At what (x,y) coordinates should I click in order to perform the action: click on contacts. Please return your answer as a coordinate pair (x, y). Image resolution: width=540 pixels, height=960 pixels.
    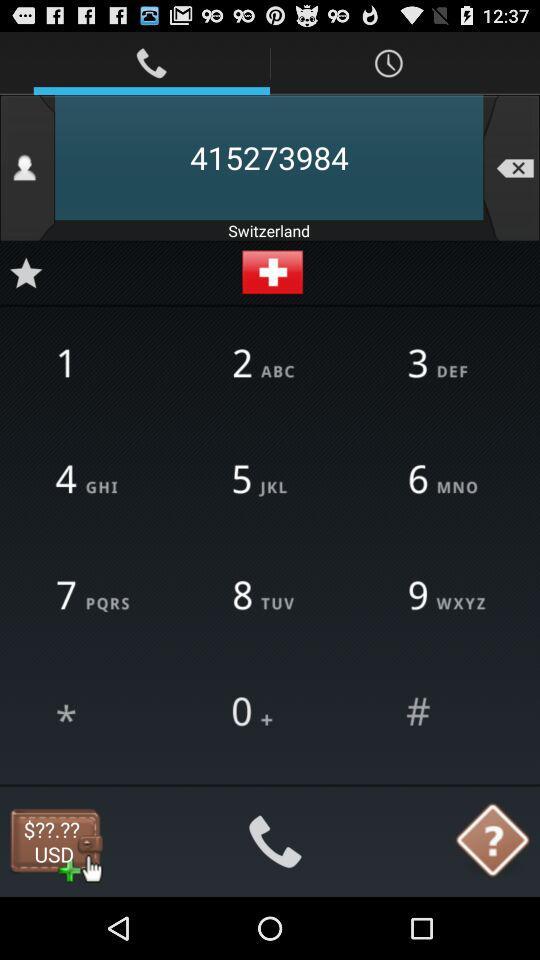
    Looking at the image, I should click on (26, 166).